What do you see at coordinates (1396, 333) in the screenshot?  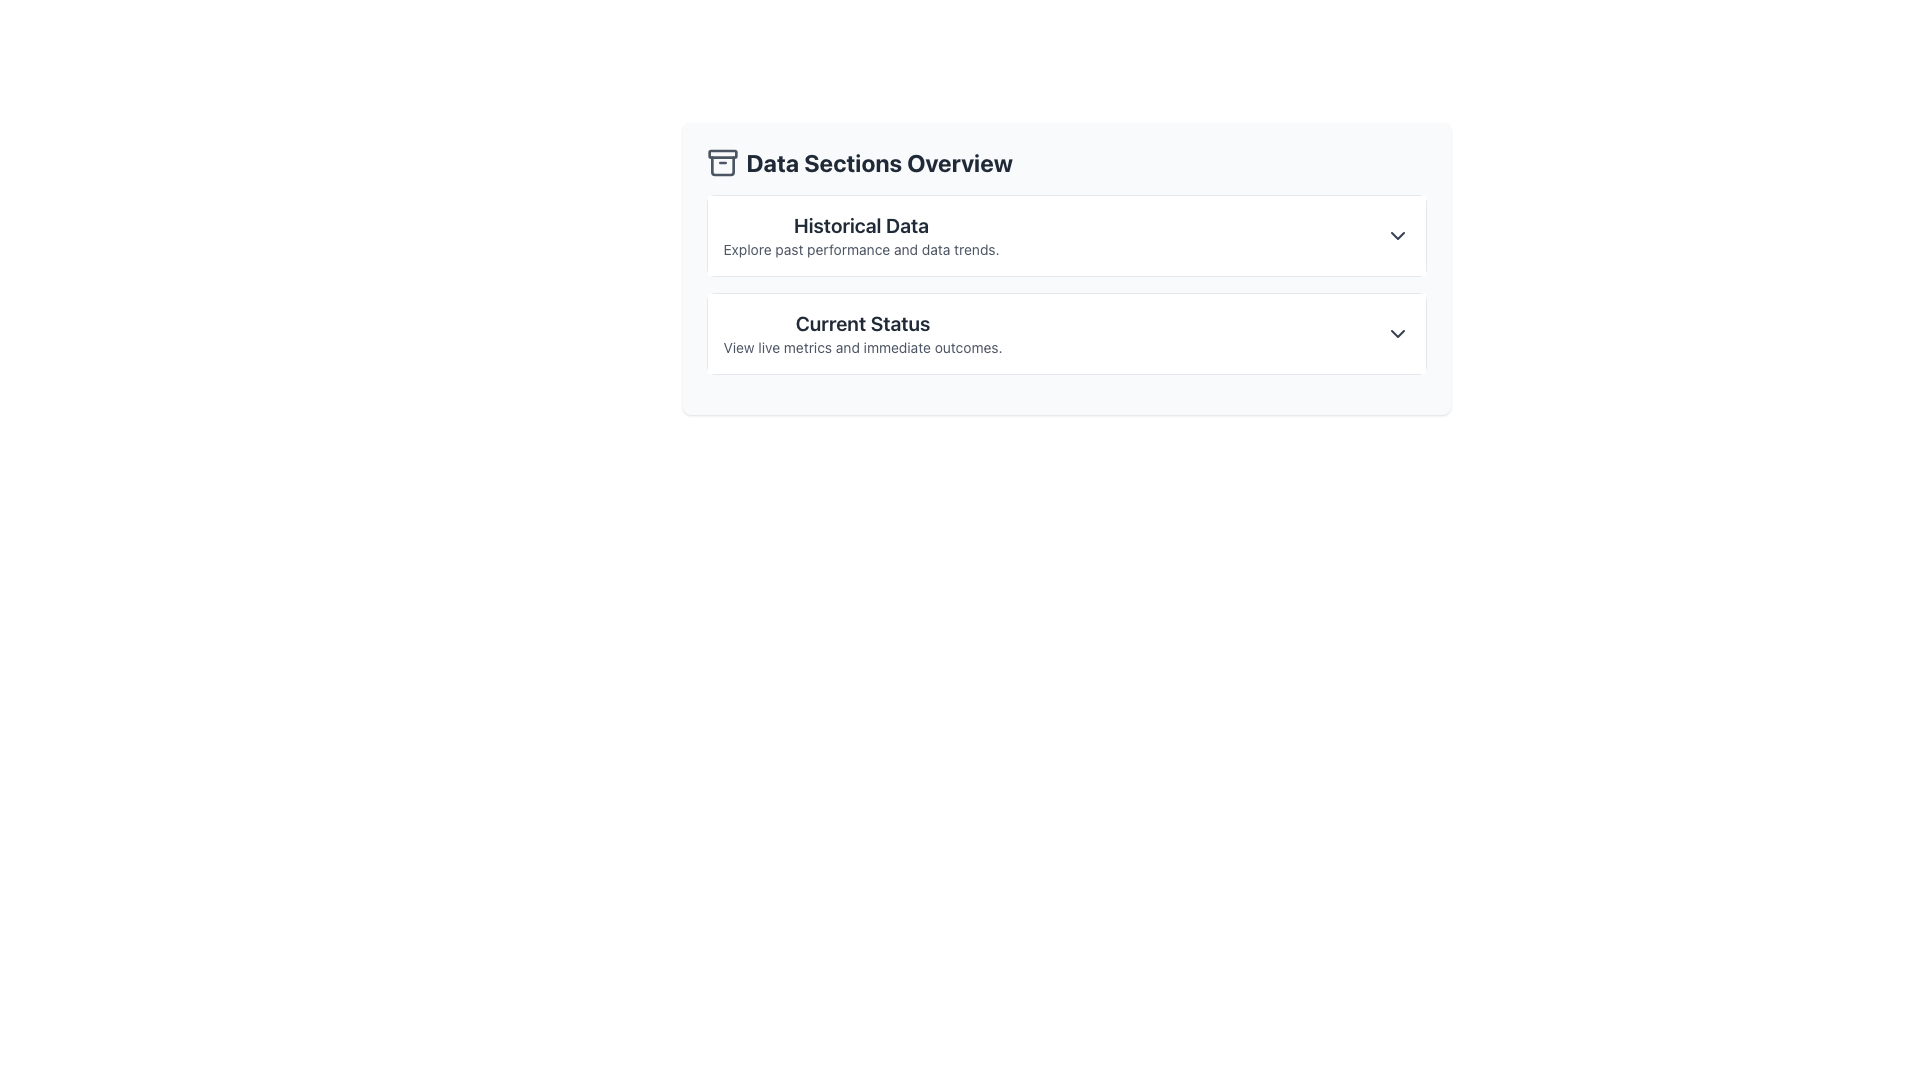 I see `the downward-pointing gray arrow icon located at the far right of the 'Current Status' section` at bounding box center [1396, 333].